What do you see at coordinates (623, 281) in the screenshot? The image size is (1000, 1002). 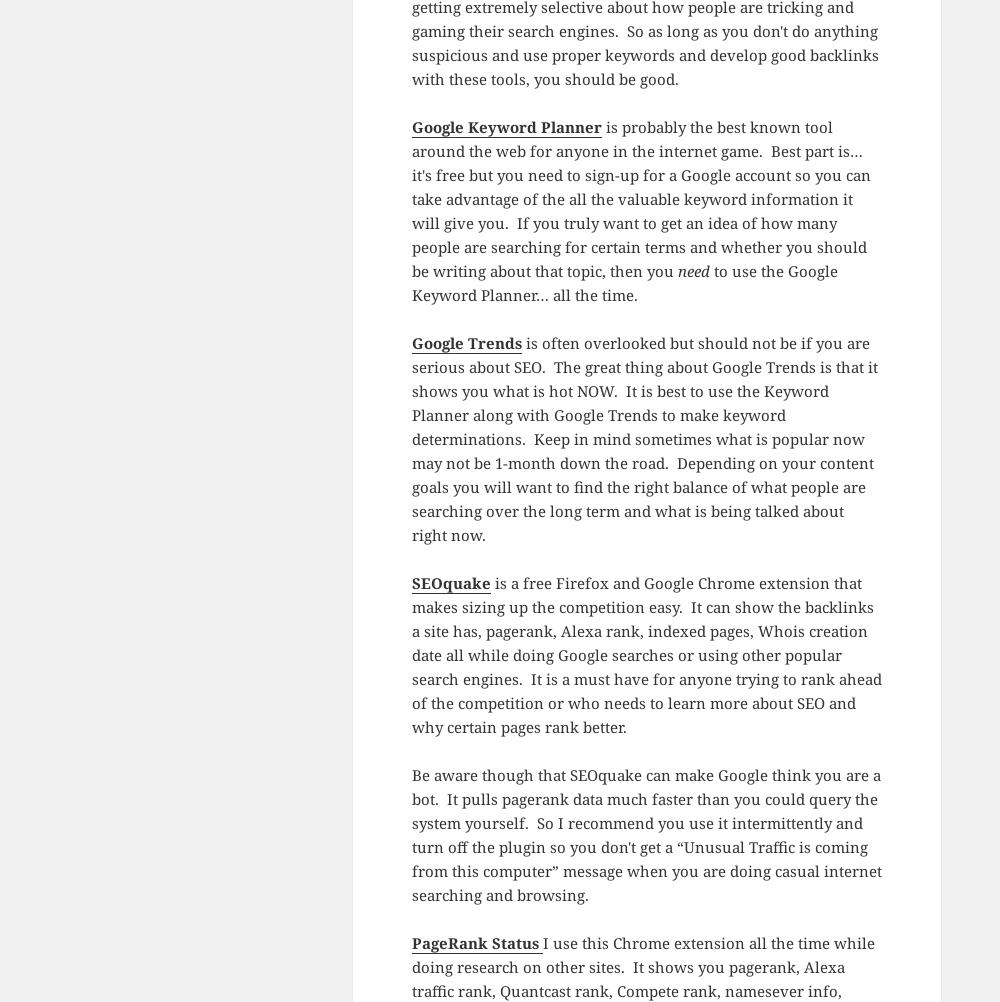 I see `'to use the Google Keyword Planner… all the time.'` at bounding box center [623, 281].